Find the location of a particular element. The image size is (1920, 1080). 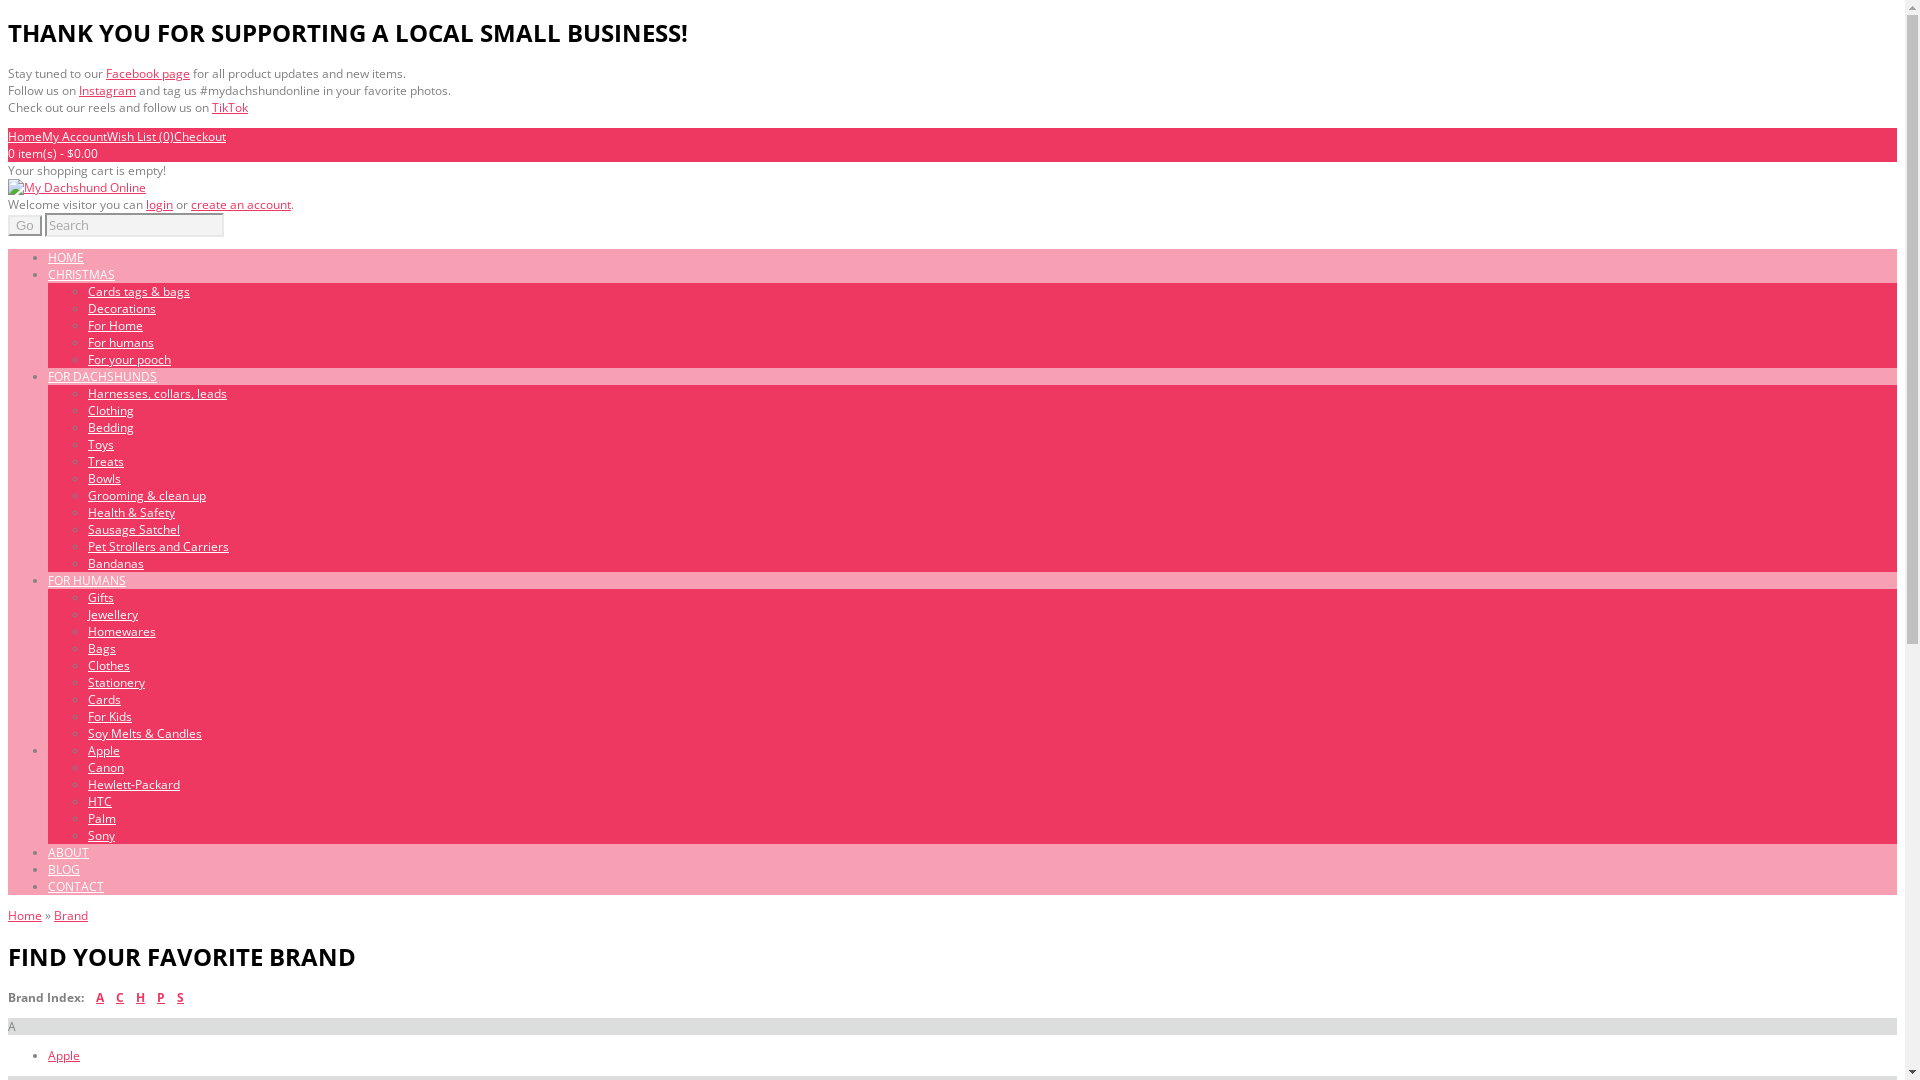

'Cards' is located at coordinates (103, 698).